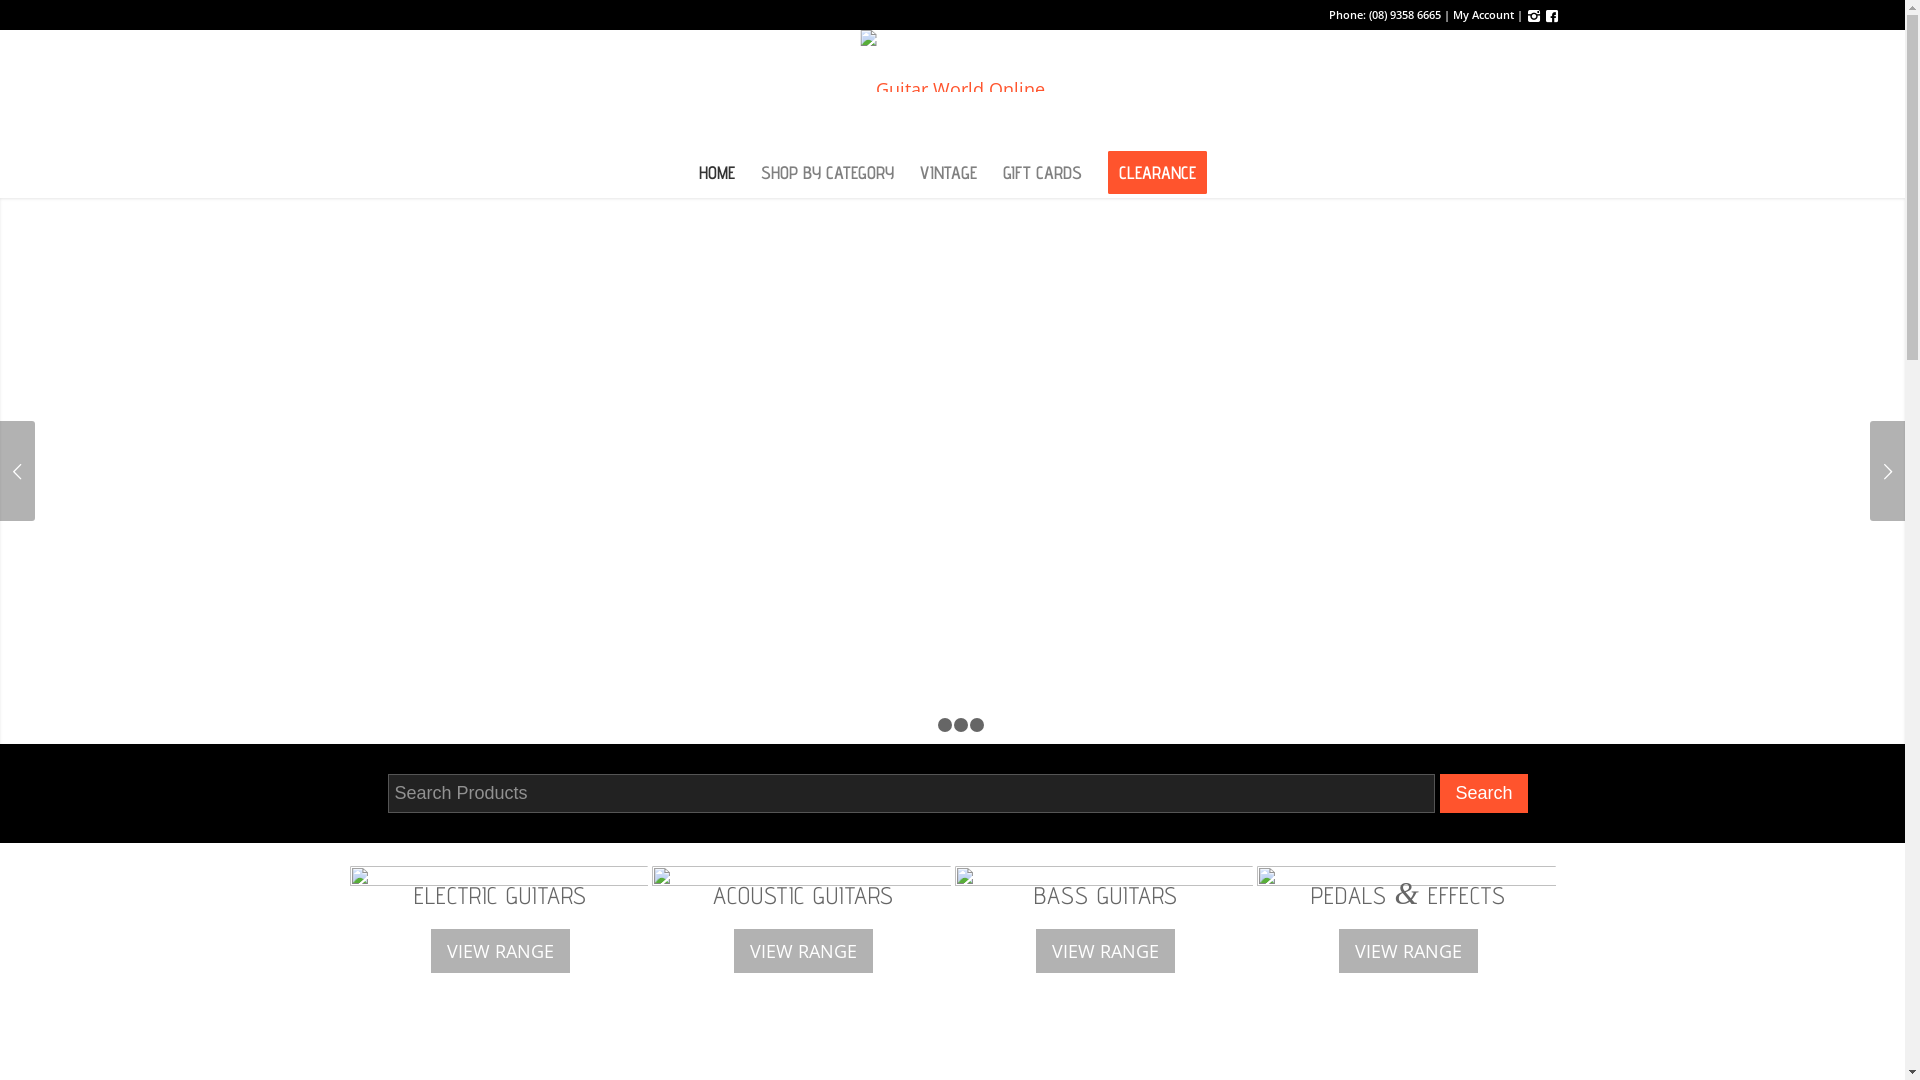 The image size is (1920, 1080). What do you see at coordinates (1886, 470) in the screenshot?
I see `'Next'` at bounding box center [1886, 470].